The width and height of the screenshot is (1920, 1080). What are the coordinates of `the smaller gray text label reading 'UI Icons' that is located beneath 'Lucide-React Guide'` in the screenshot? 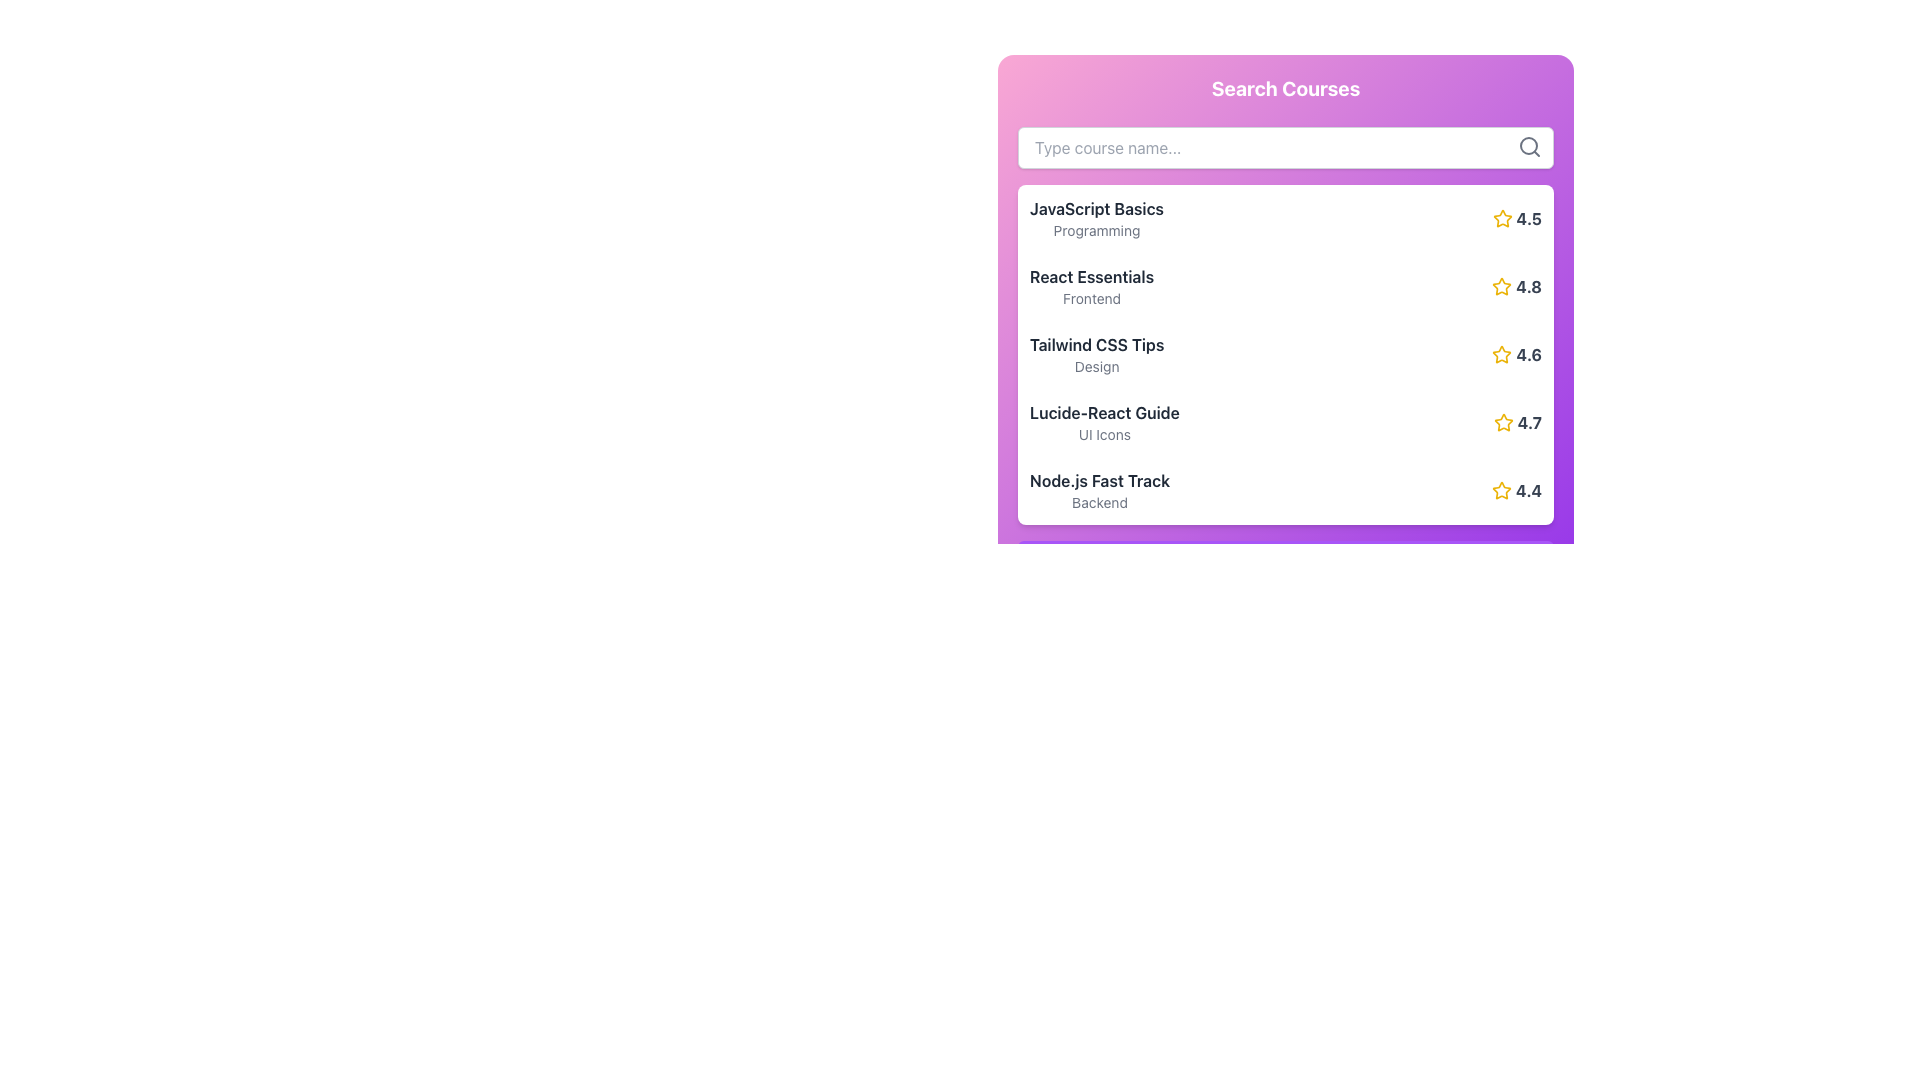 It's located at (1103, 434).